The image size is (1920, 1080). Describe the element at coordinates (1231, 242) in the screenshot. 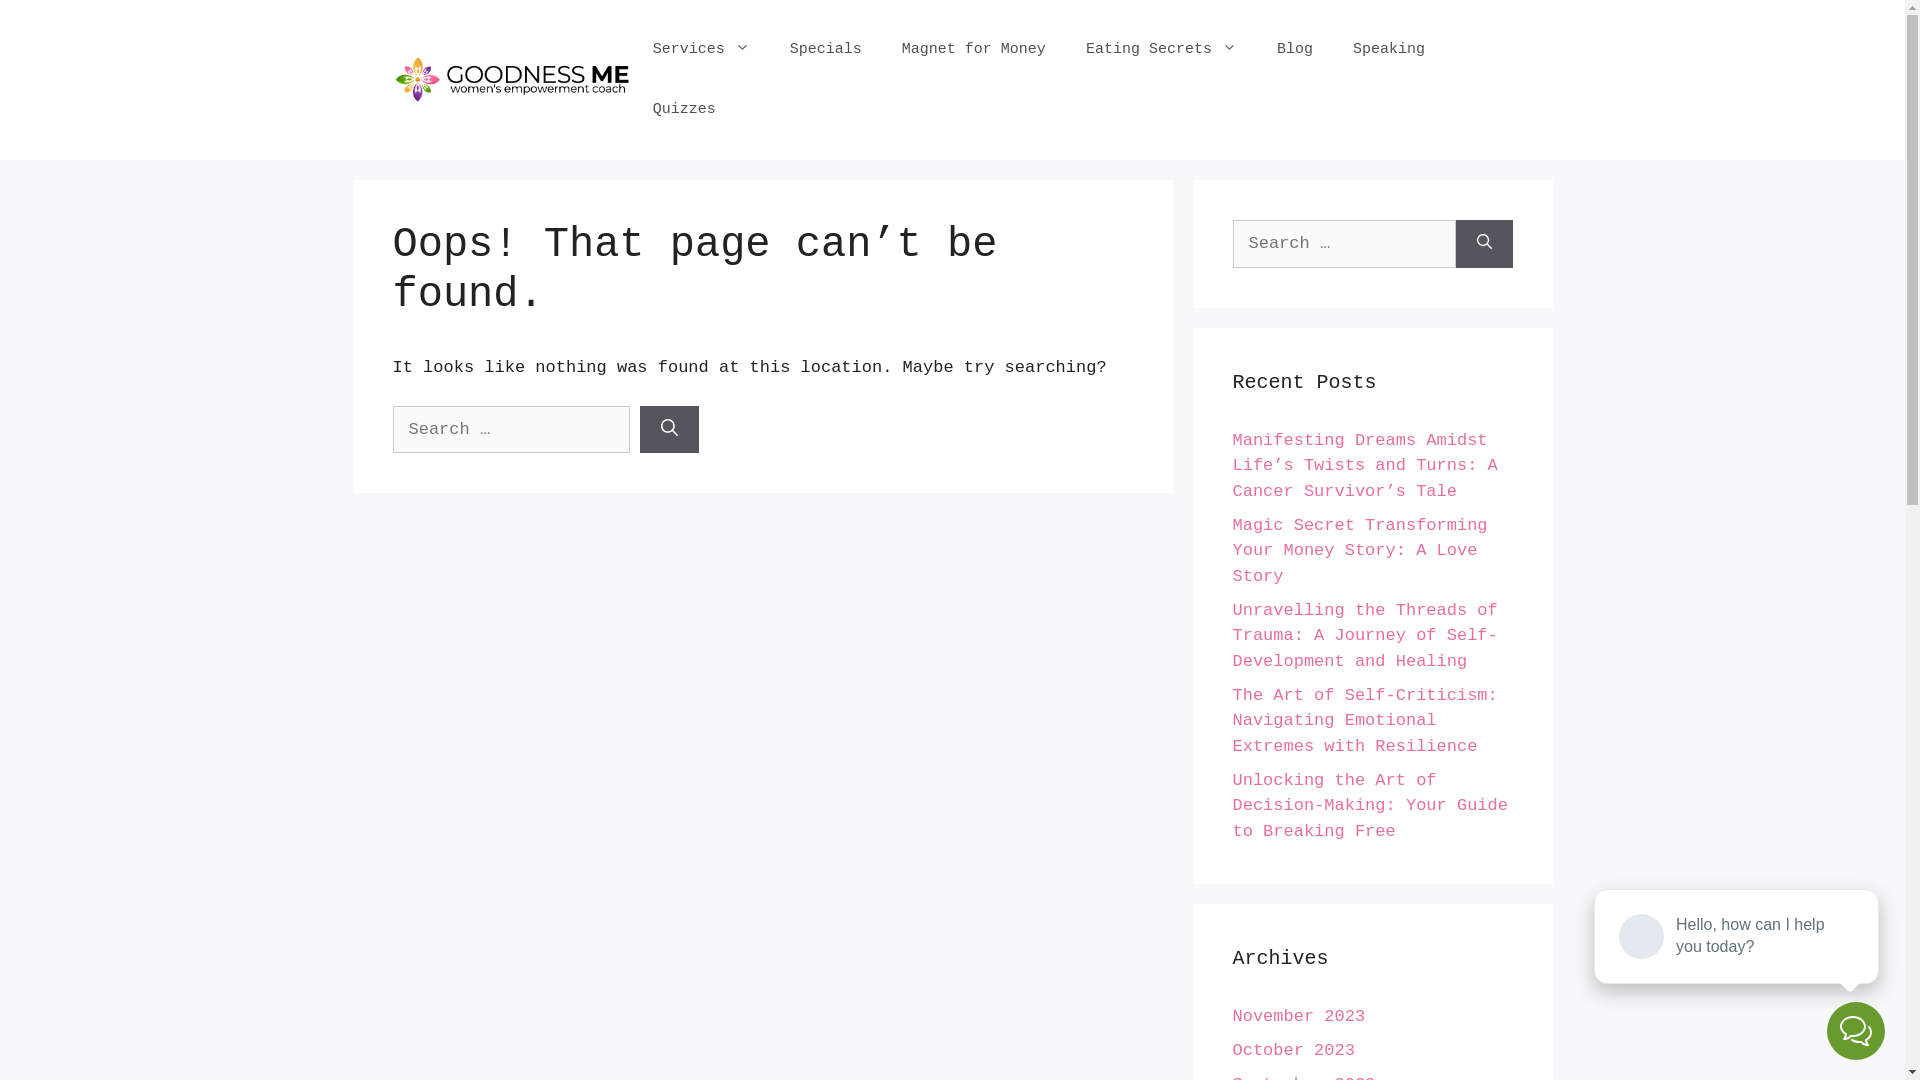

I see `'Search for:'` at that location.